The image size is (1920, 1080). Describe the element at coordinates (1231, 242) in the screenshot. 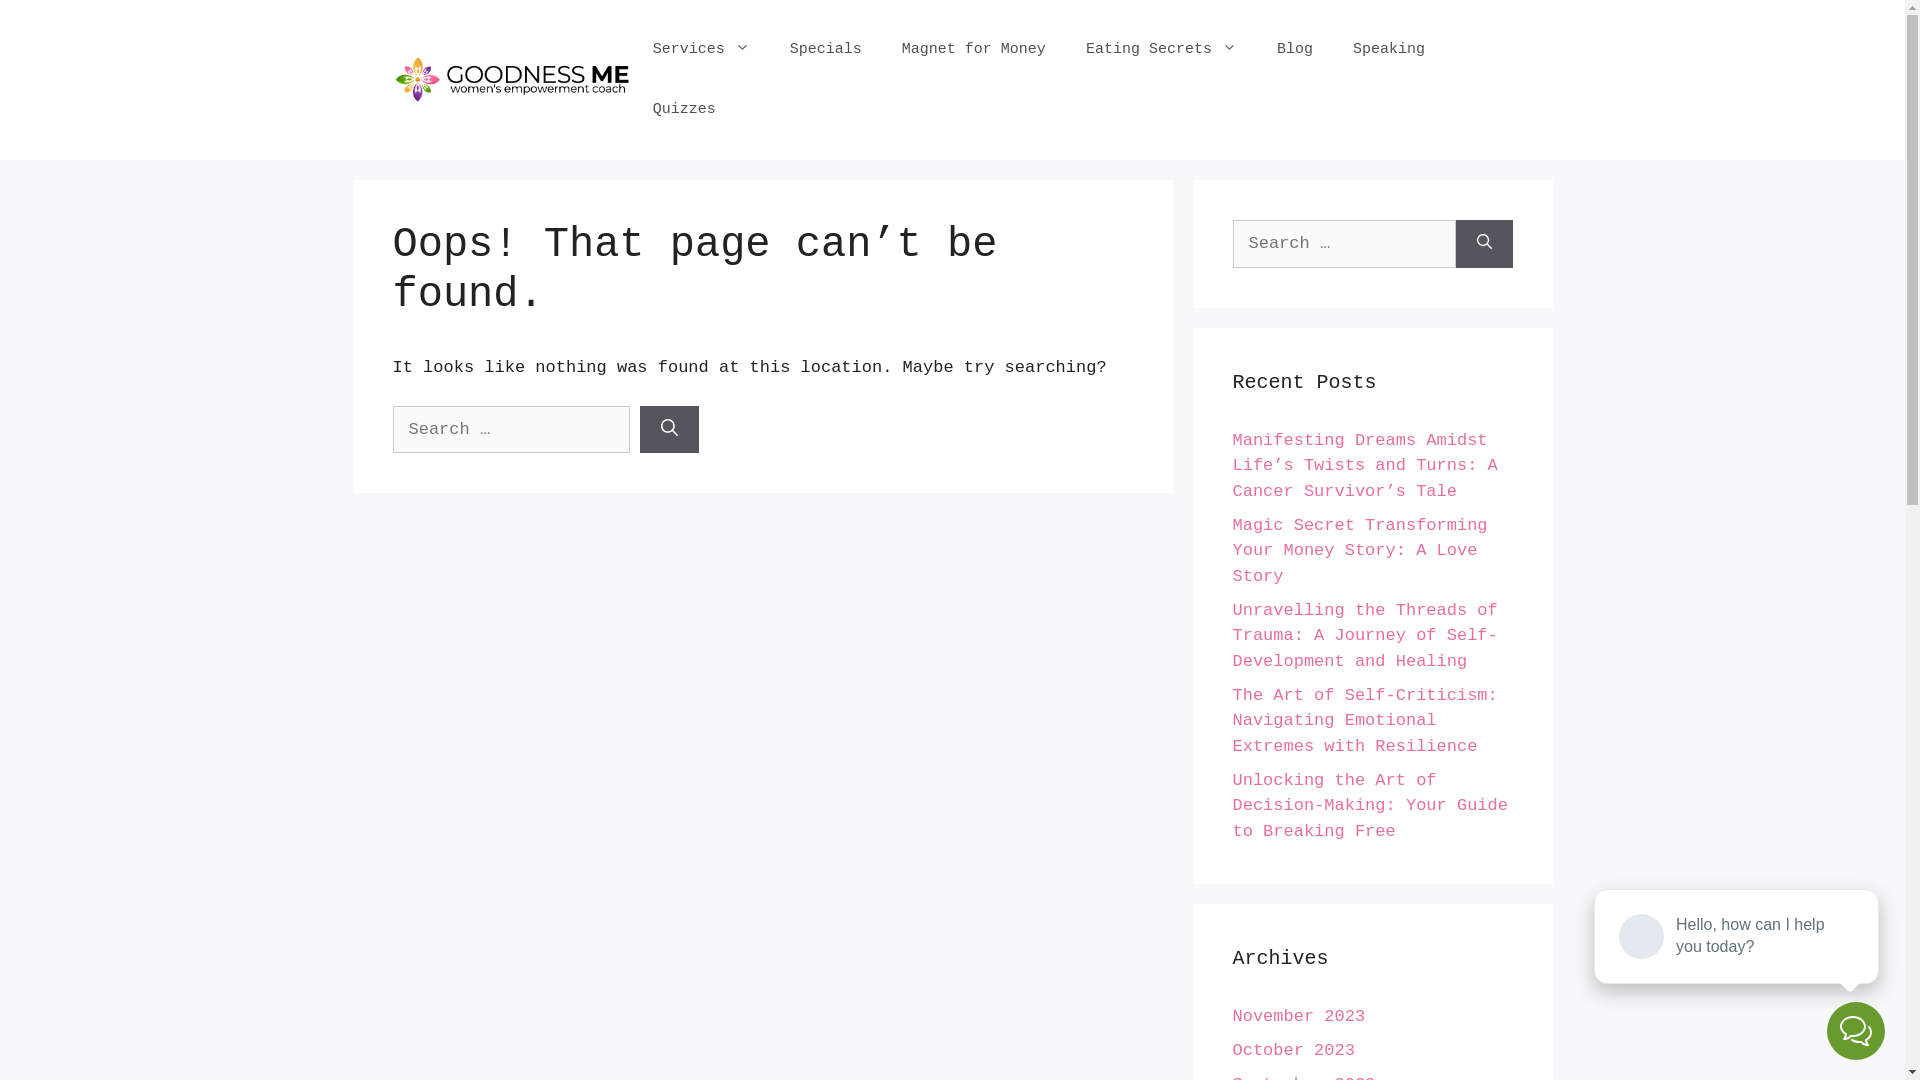

I see `'Search for:'` at that location.